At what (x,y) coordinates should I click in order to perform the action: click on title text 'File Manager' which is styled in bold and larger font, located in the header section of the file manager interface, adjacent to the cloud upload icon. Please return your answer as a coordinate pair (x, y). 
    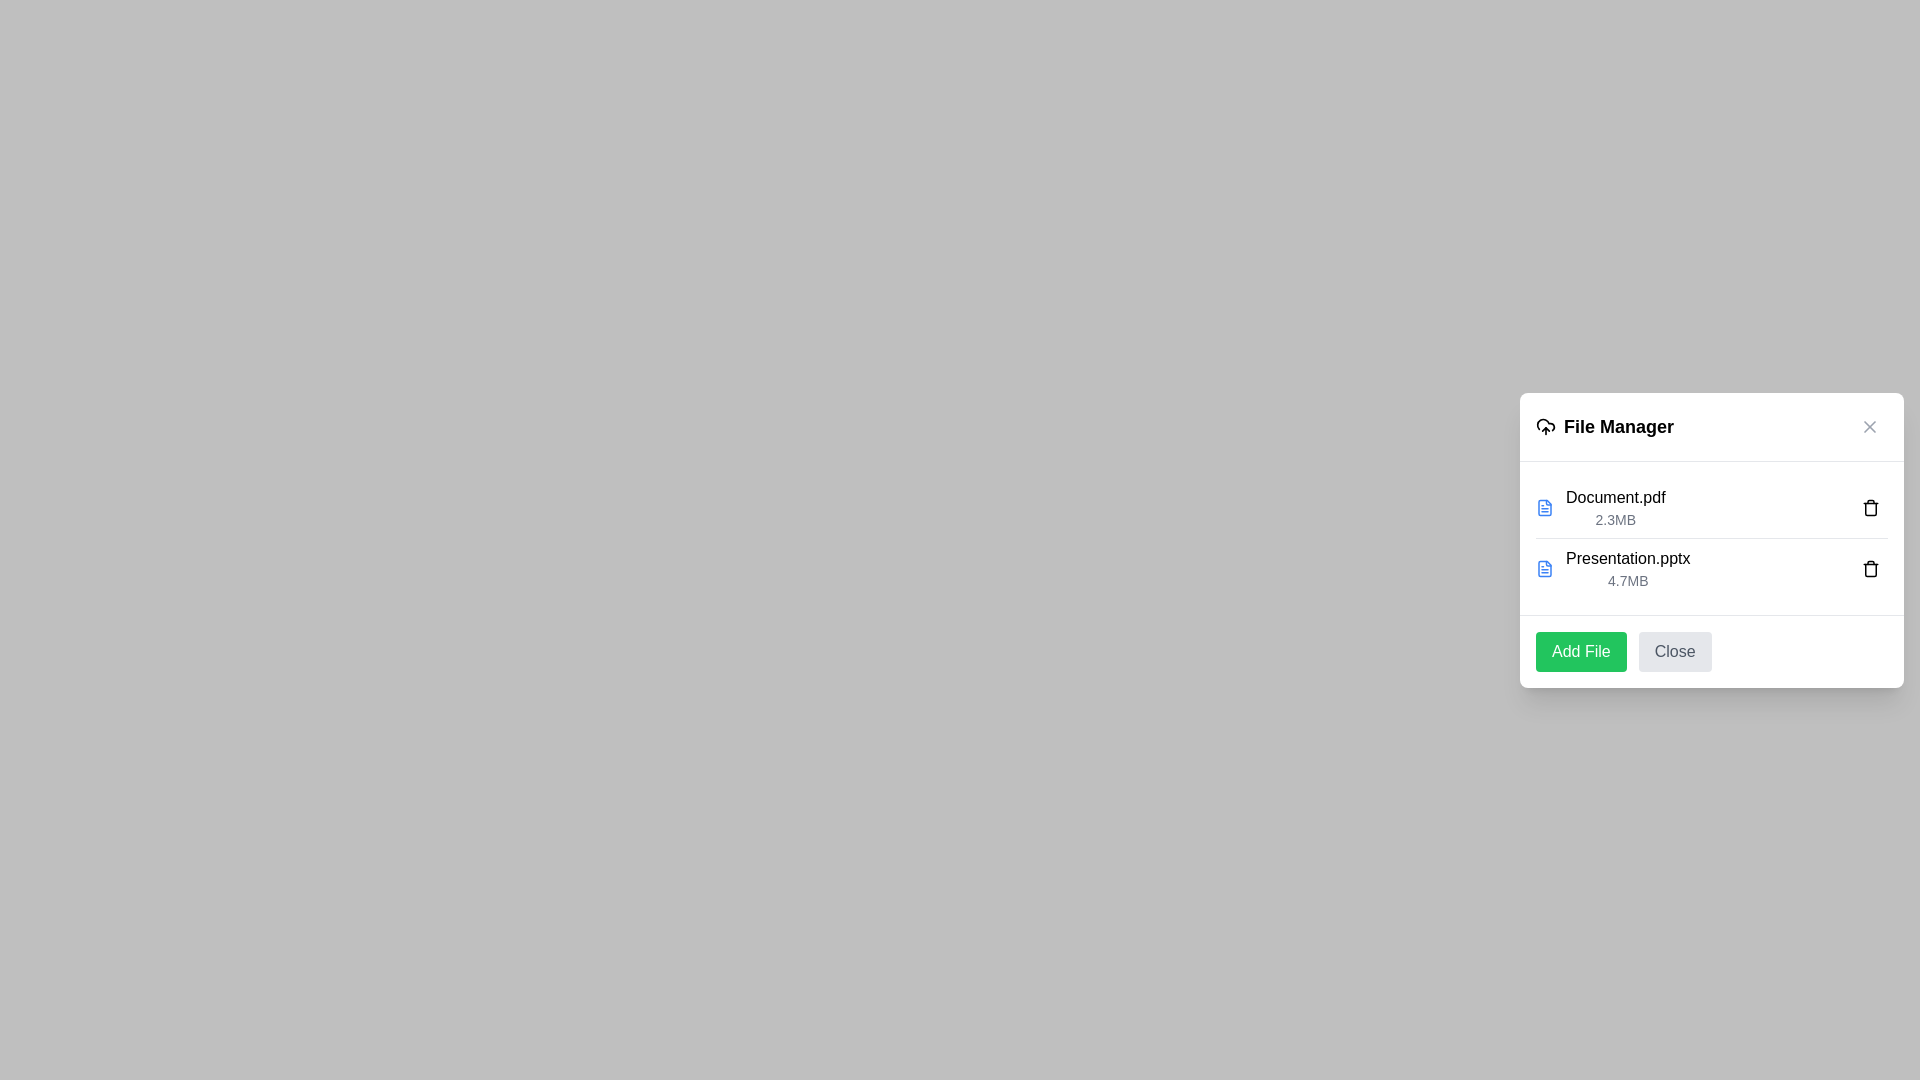
    Looking at the image, I should click on (1604, 425).